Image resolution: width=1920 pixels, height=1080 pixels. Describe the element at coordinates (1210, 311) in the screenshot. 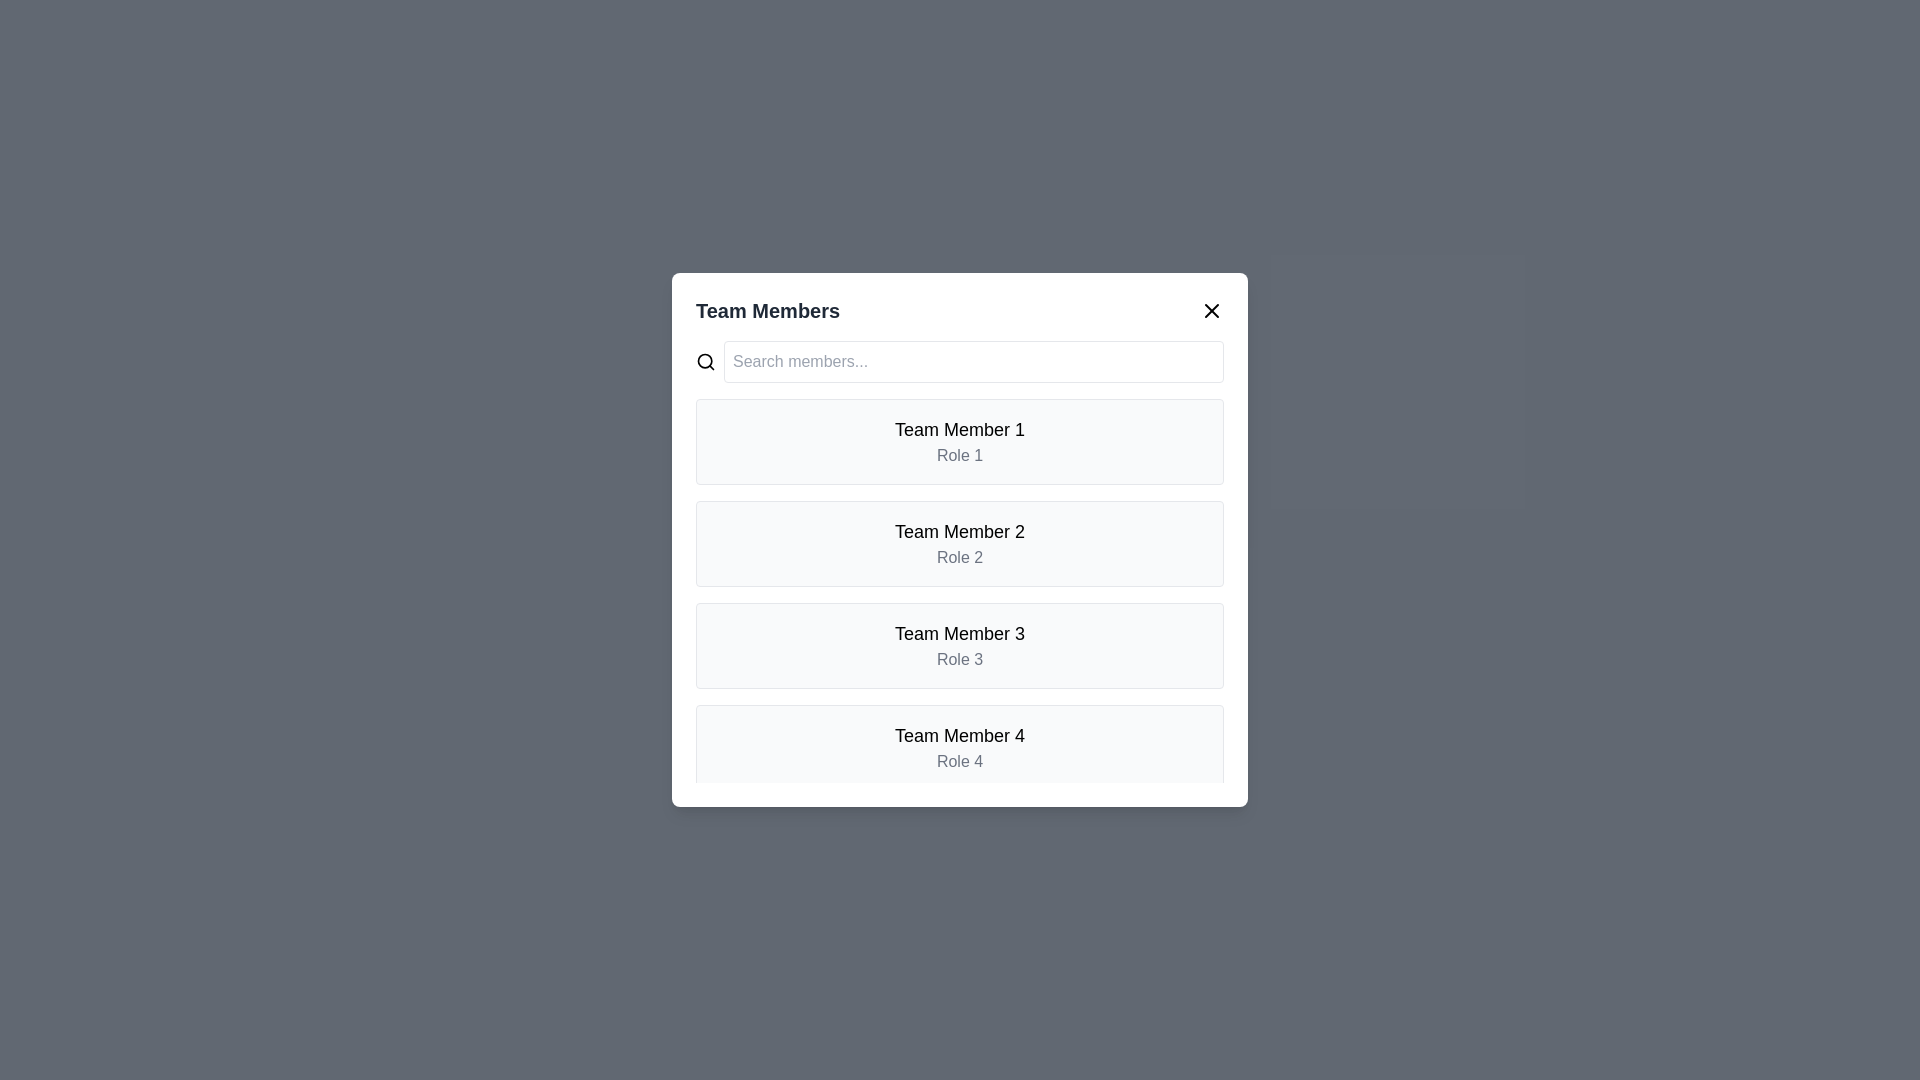

I see `the close icon to close the dialog` at that location.